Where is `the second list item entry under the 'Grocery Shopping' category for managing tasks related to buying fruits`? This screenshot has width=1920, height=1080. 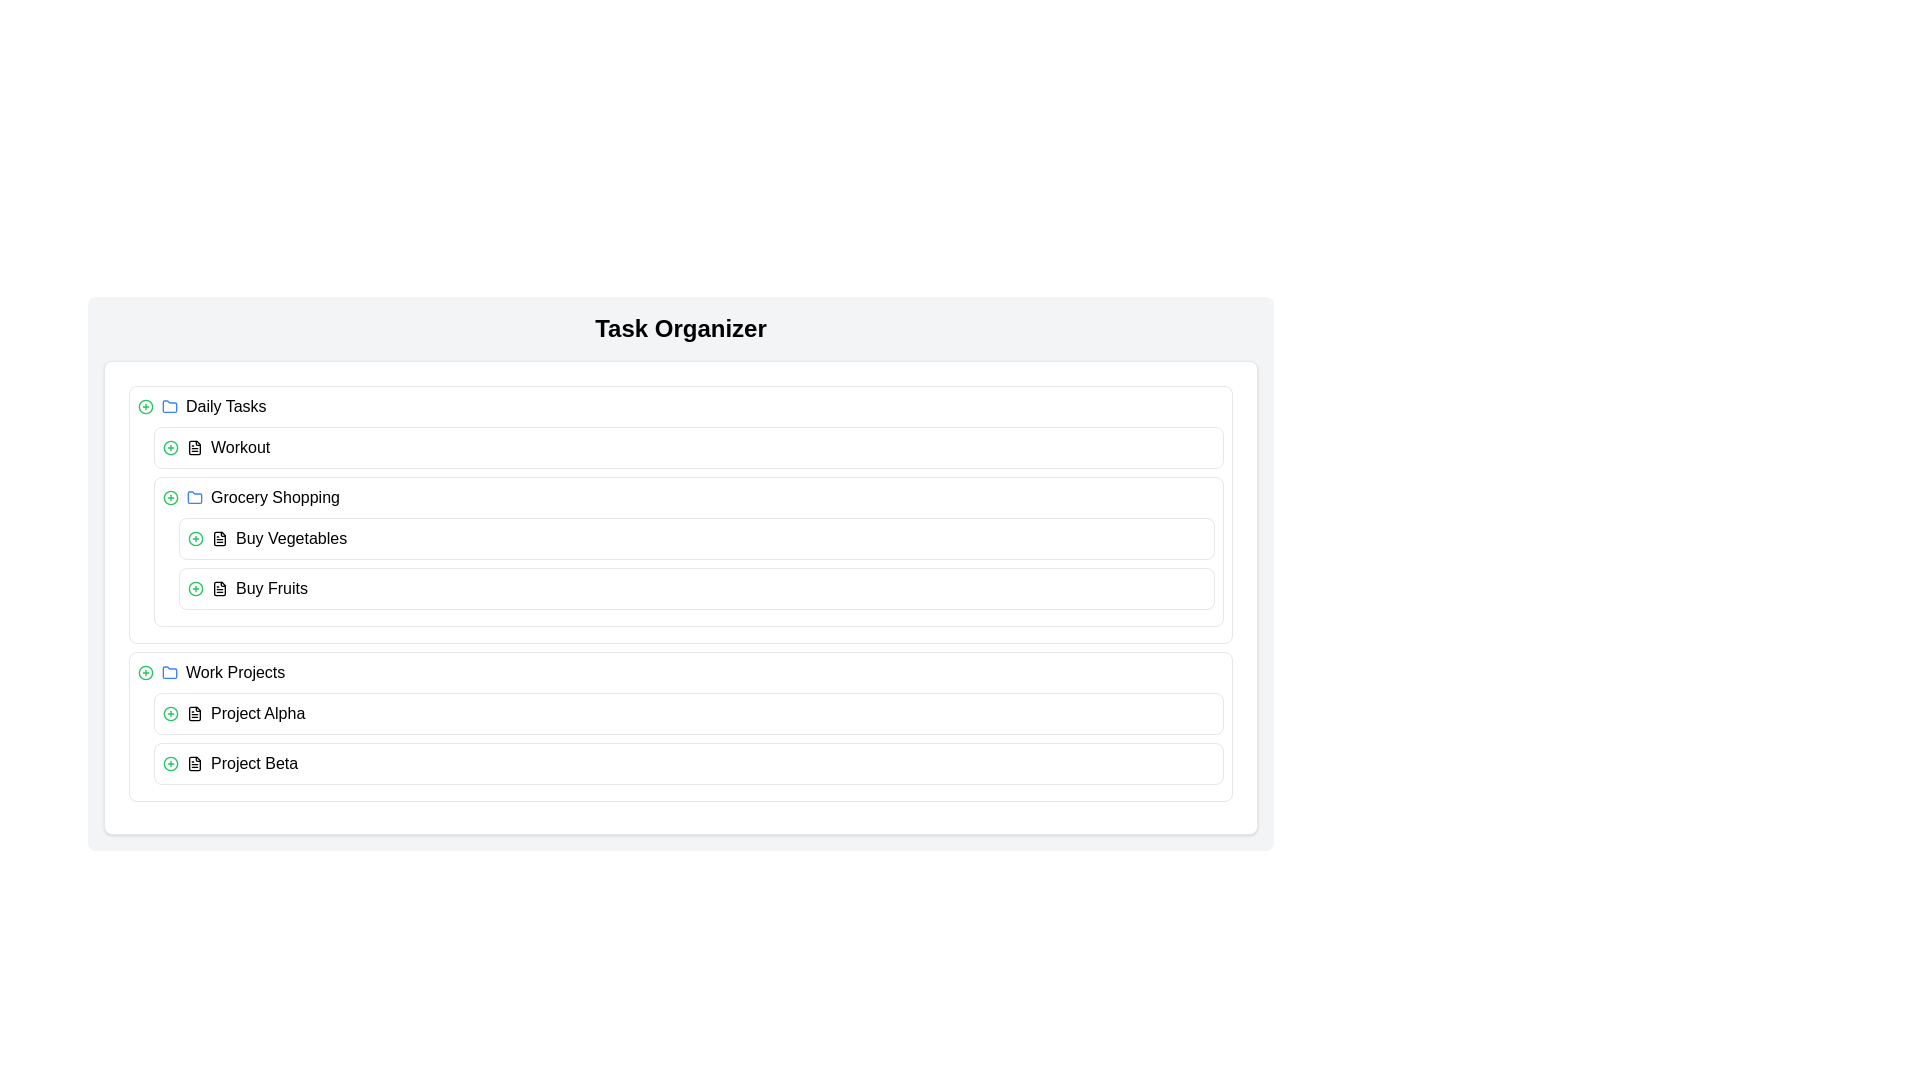
the second list item entry under the 'Grocery Shopping' category for managing tasks related to buying fruits is located at coordinates (696, 588).